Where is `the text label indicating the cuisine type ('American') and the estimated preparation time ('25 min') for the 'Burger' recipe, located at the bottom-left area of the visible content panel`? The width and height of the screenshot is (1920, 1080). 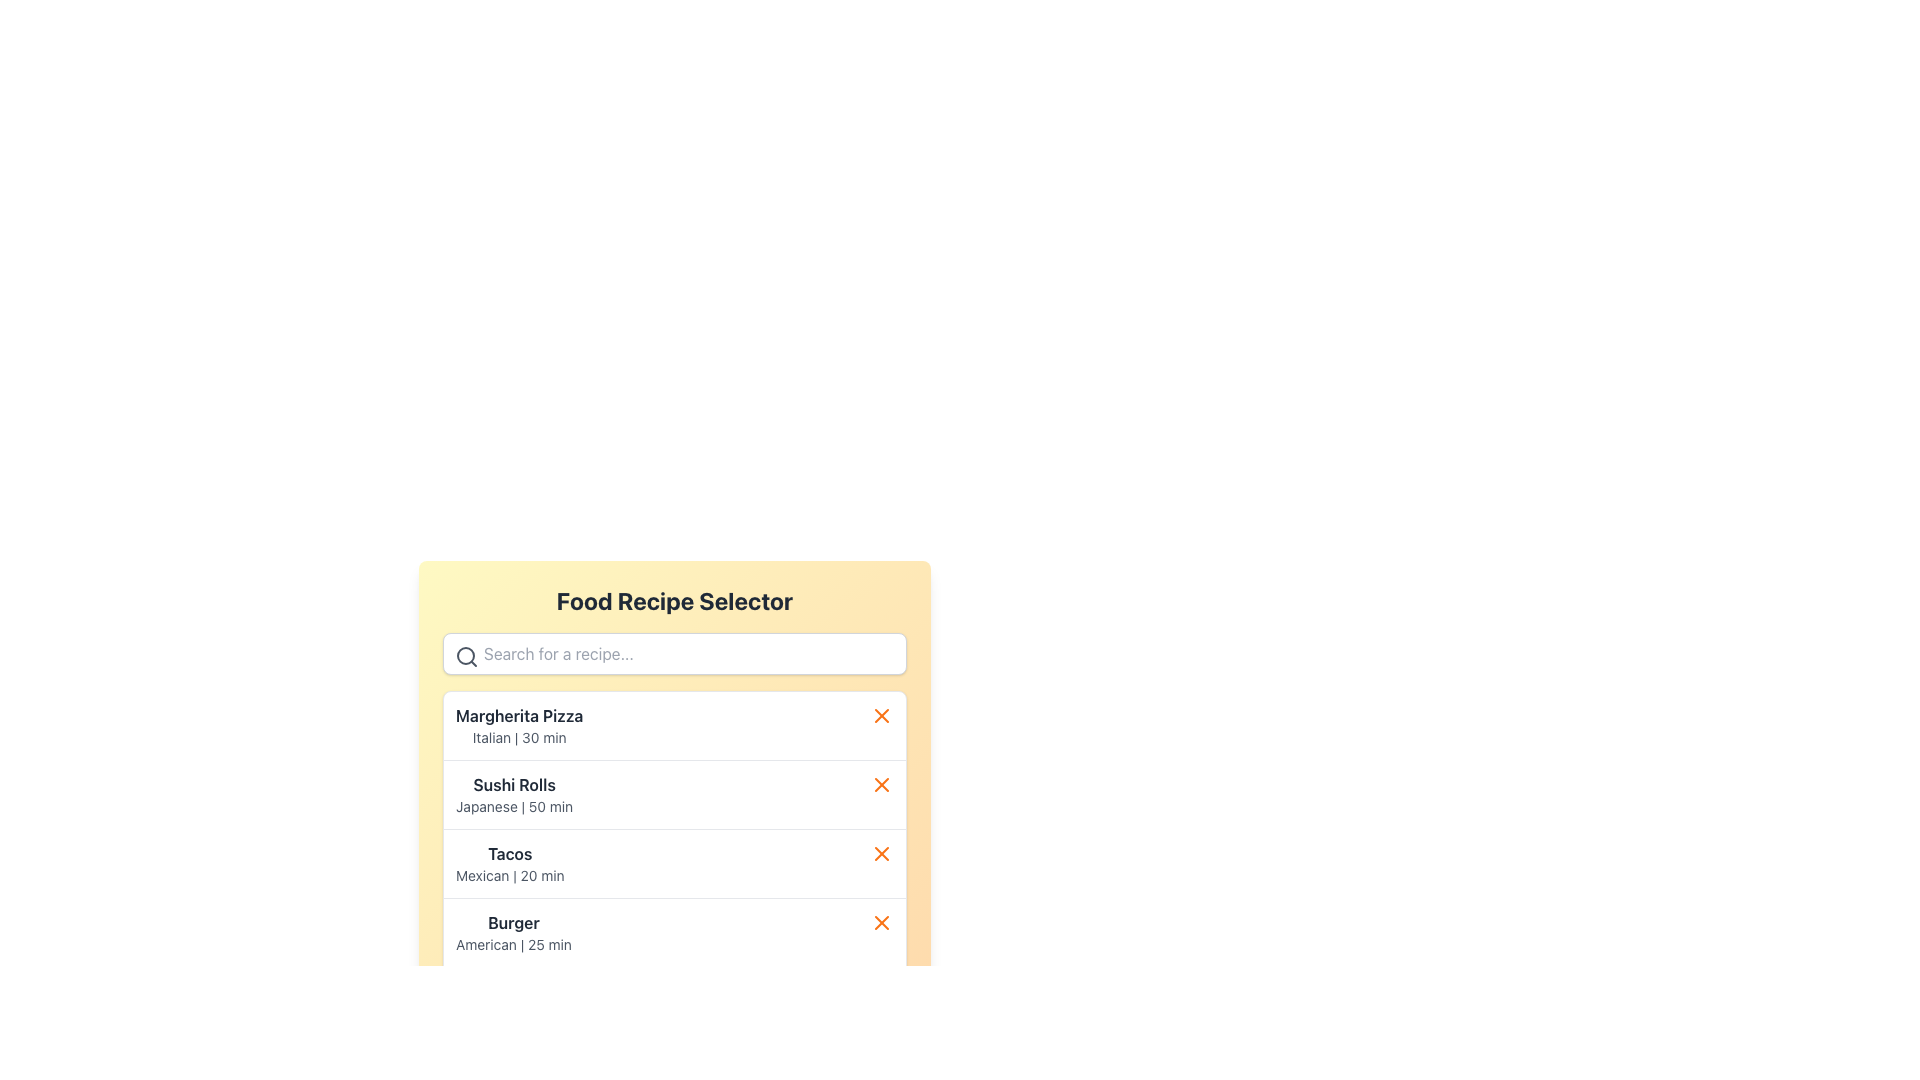 the text label indicating the cuisine type ('American') and the estimated preparation time ('25 min') for the 'Burger' recipe, located at the bottom-left area of the visible content panel is located at coordinates (513, 945).